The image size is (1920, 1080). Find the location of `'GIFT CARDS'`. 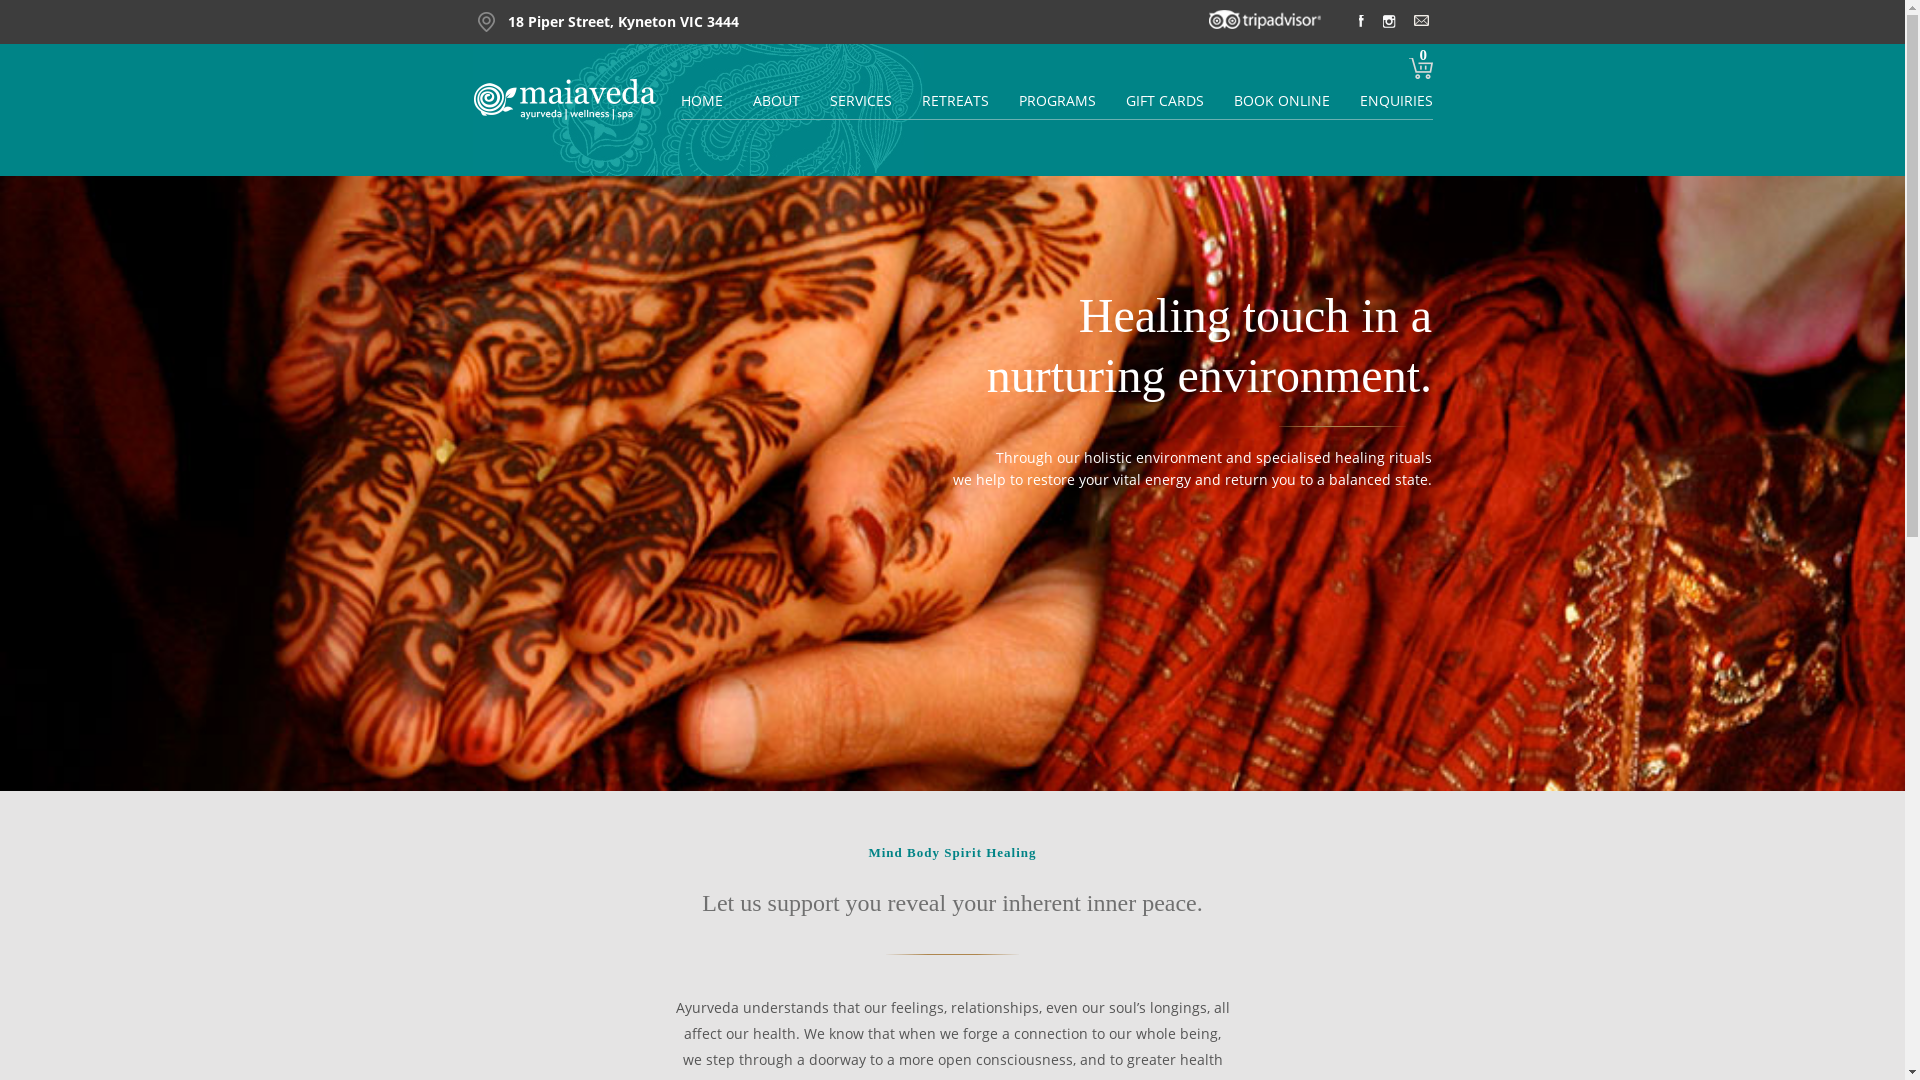

'GIFT CARDS' is located at coordinates (1126, 100).